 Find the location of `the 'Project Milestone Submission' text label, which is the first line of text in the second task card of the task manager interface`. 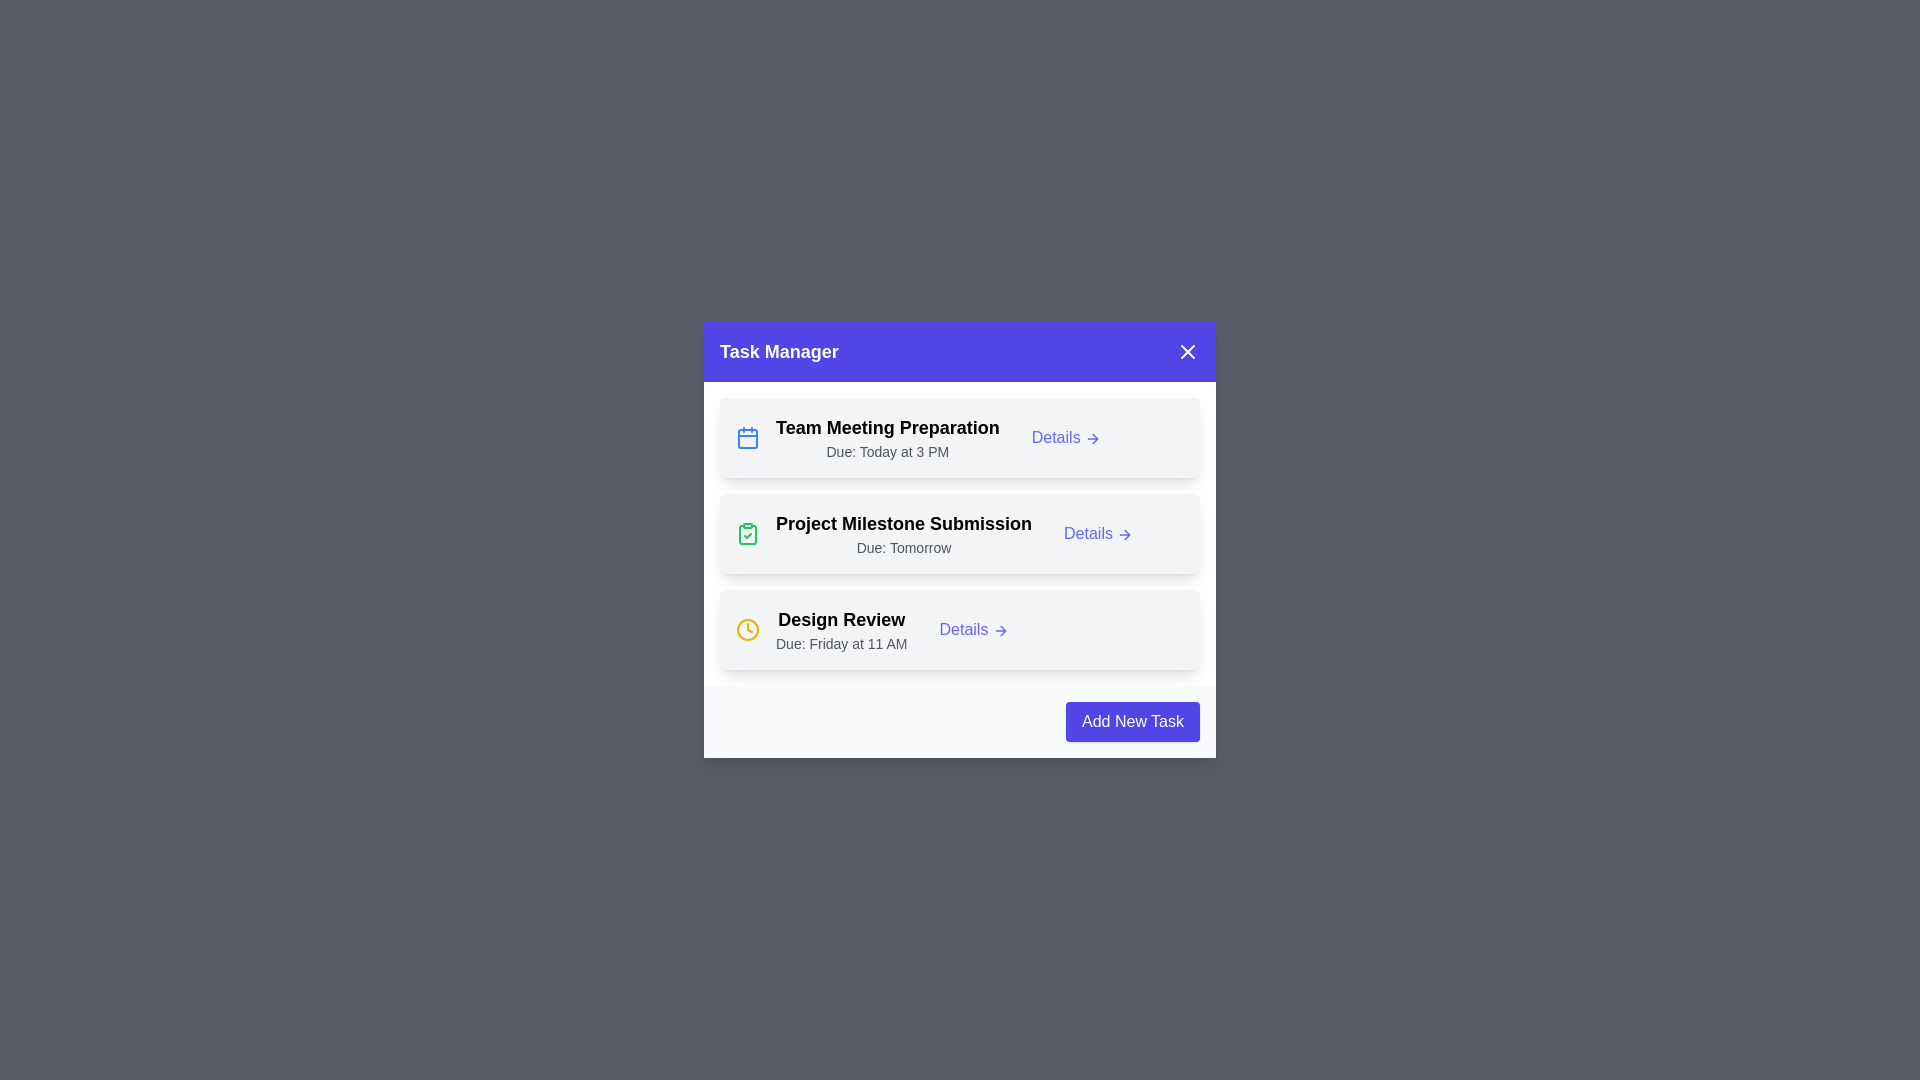

the 'Project Milestone Submission' text label, which is the first line of text in the second task card of the task manager interface is located at coordinates (902, 523).